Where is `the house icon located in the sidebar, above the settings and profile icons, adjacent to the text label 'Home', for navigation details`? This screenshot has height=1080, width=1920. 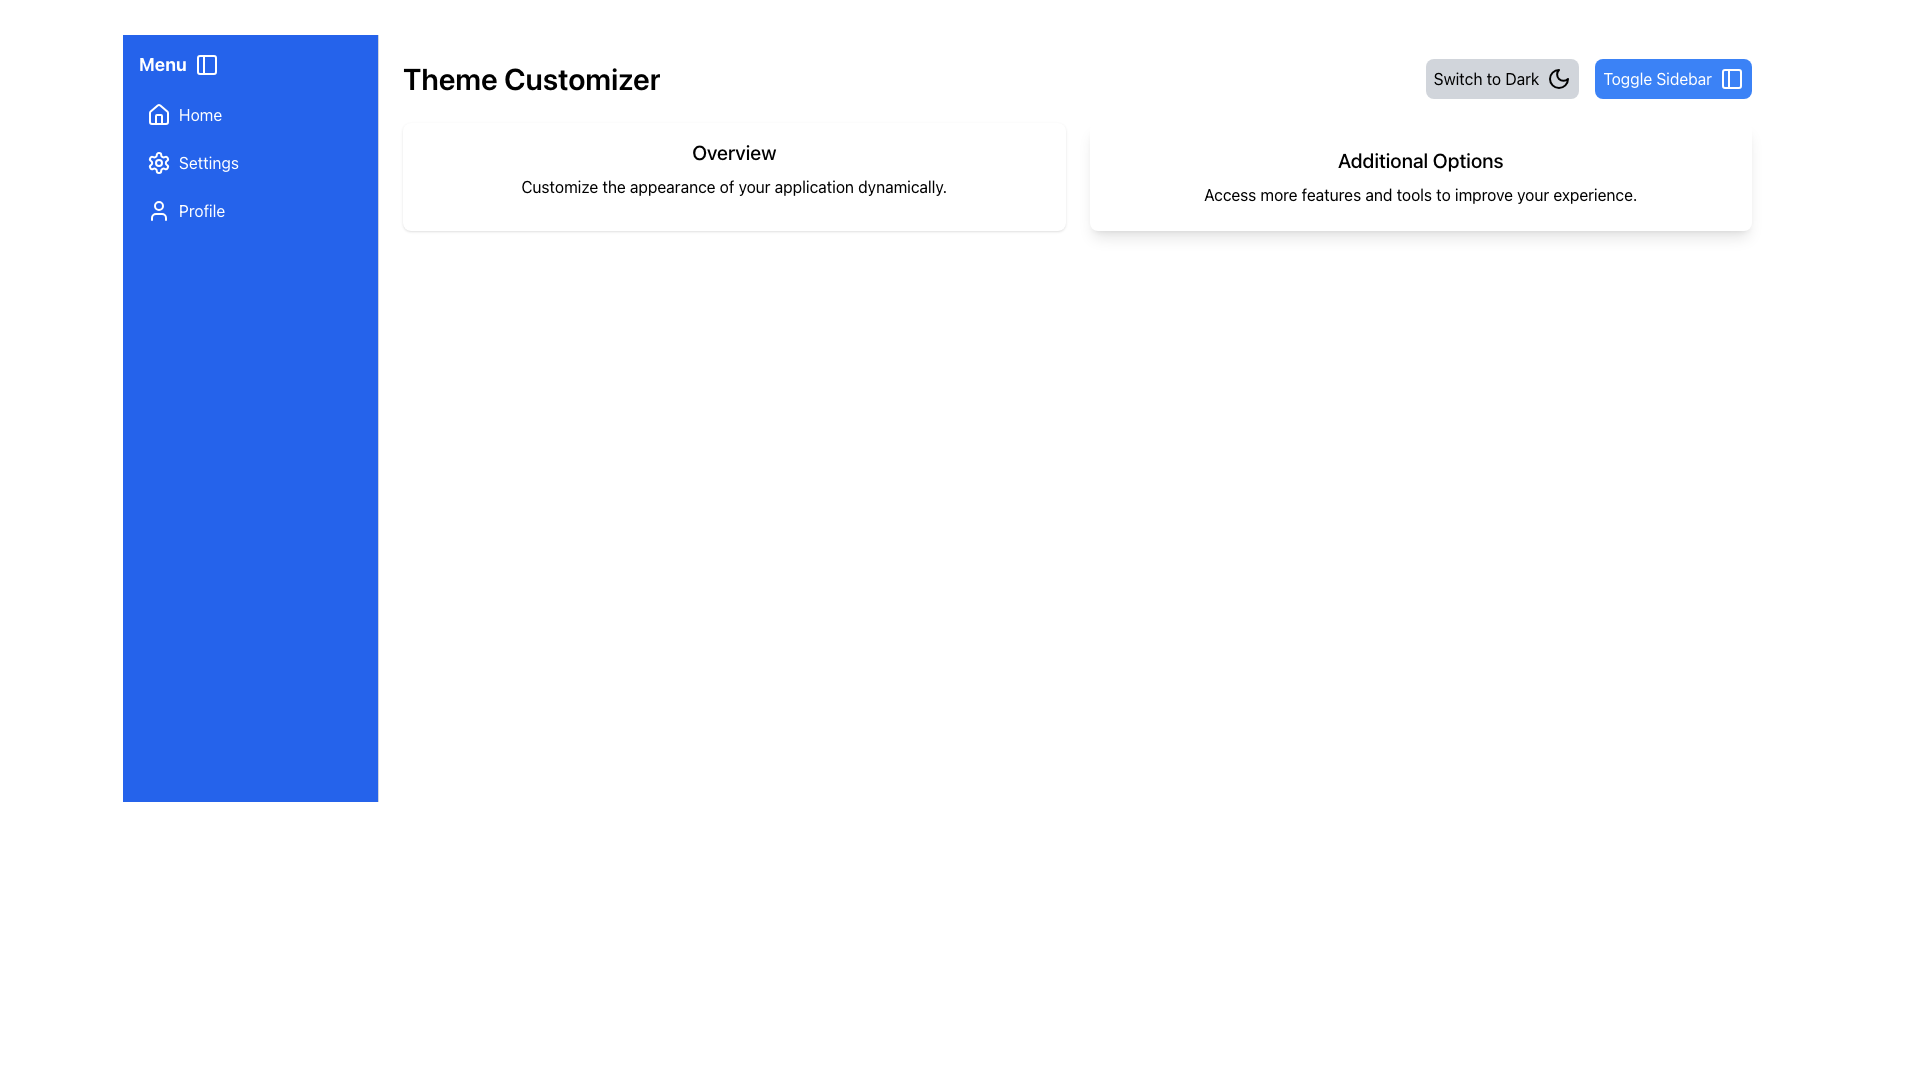 the house icon located in the sidebar, above the settings and profile icons, adjacent to the text label 'Home', for navigation details is located at coordinates (157, 114).